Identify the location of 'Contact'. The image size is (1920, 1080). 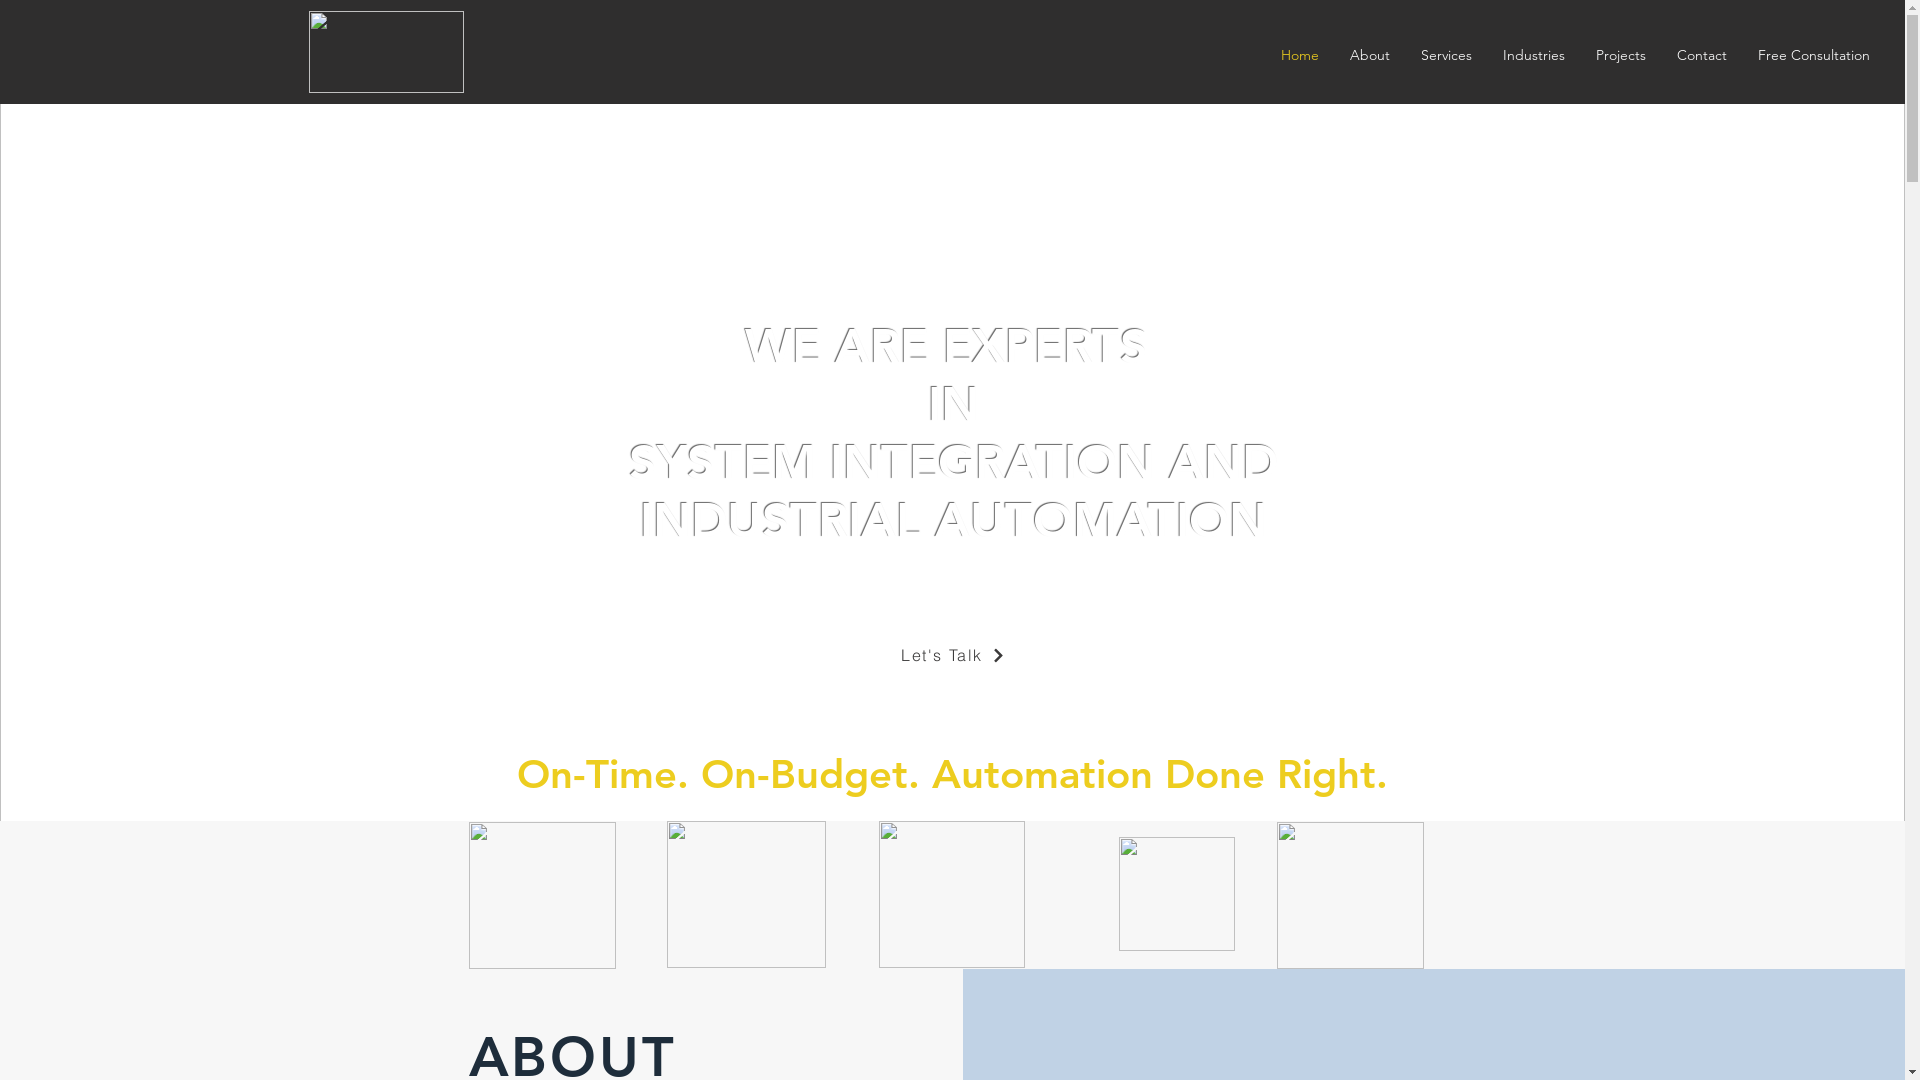
(1700, 54).